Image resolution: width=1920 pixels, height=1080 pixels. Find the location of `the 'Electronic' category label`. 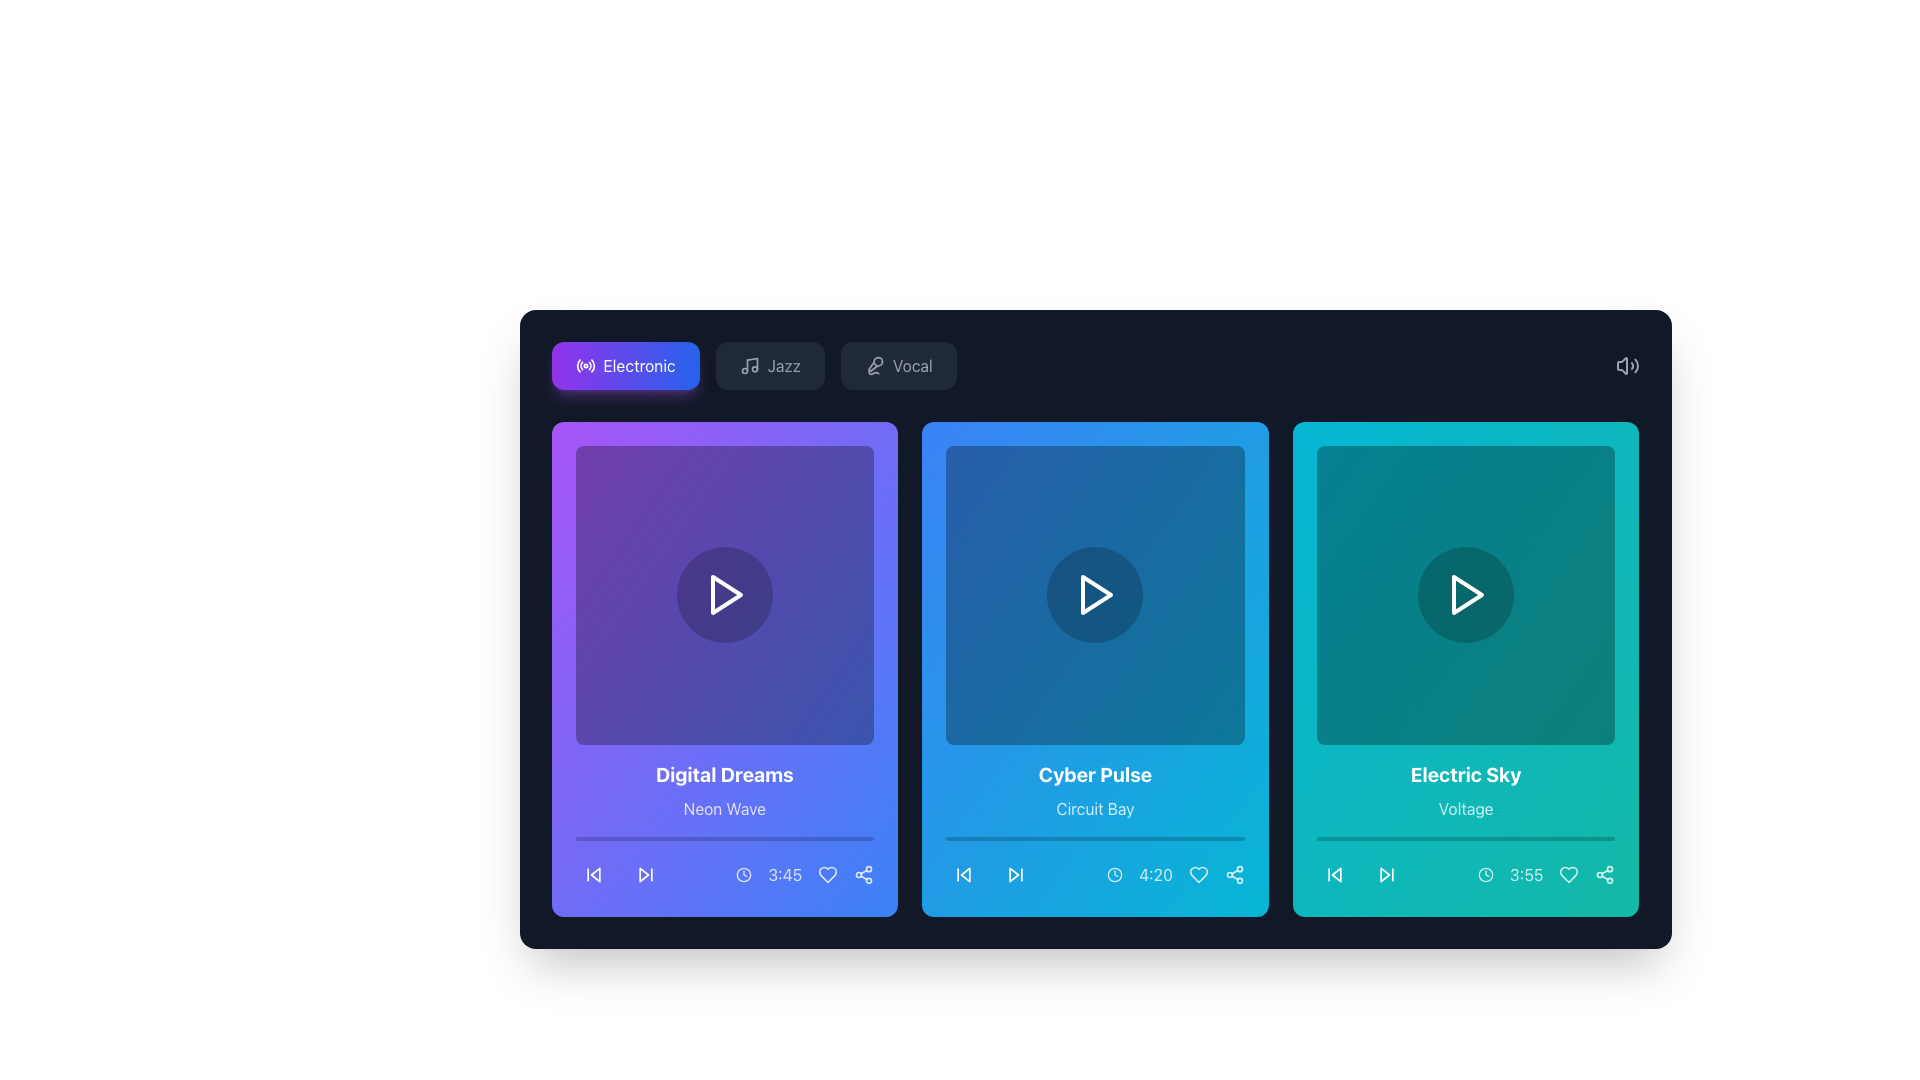

the 'Electronic' category label is located at coordinates (638, 366).